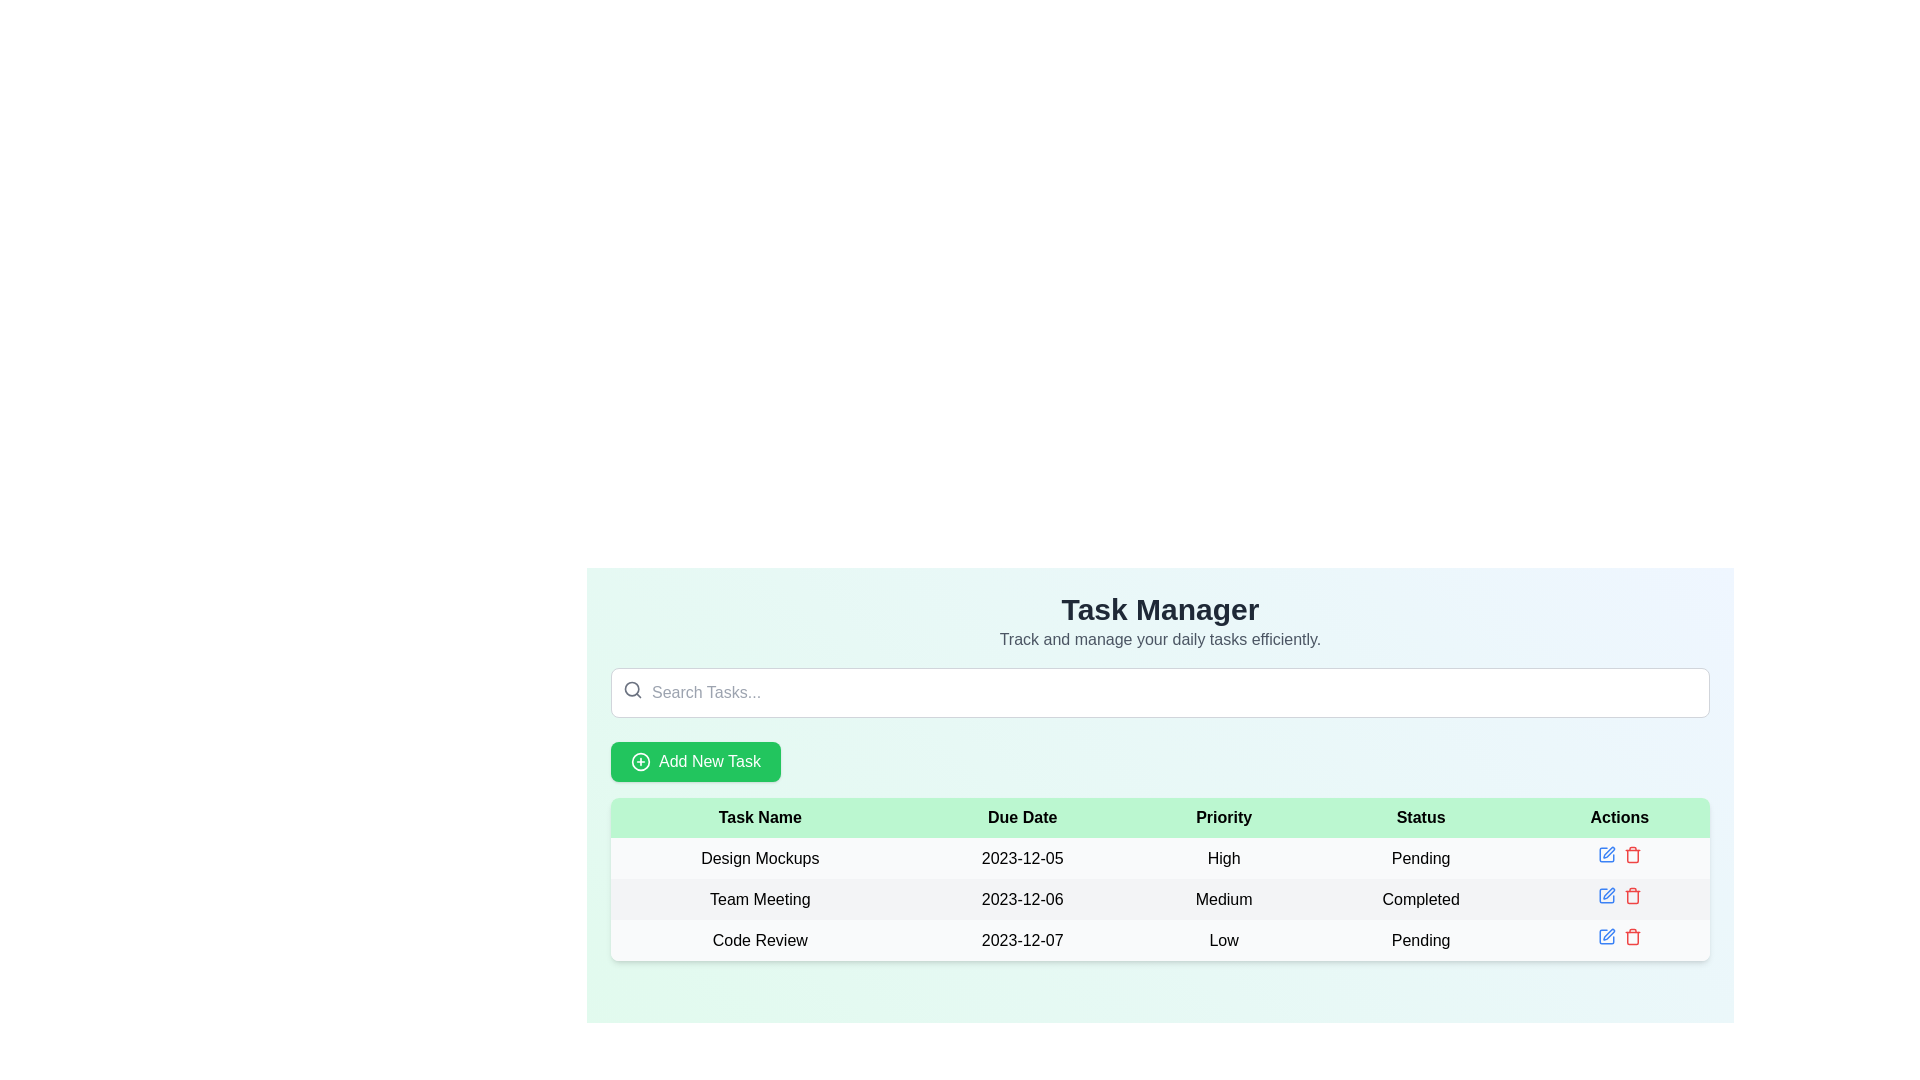 The width and height of the screenshot is (1920, 1080). What do you see at coordinates (1606, 937) in the screenshot?
I see `the 'Square' shape icon in the 'Actions' column for the 'Low' priority task by clicking on it` at bounding box center [1606, 937].